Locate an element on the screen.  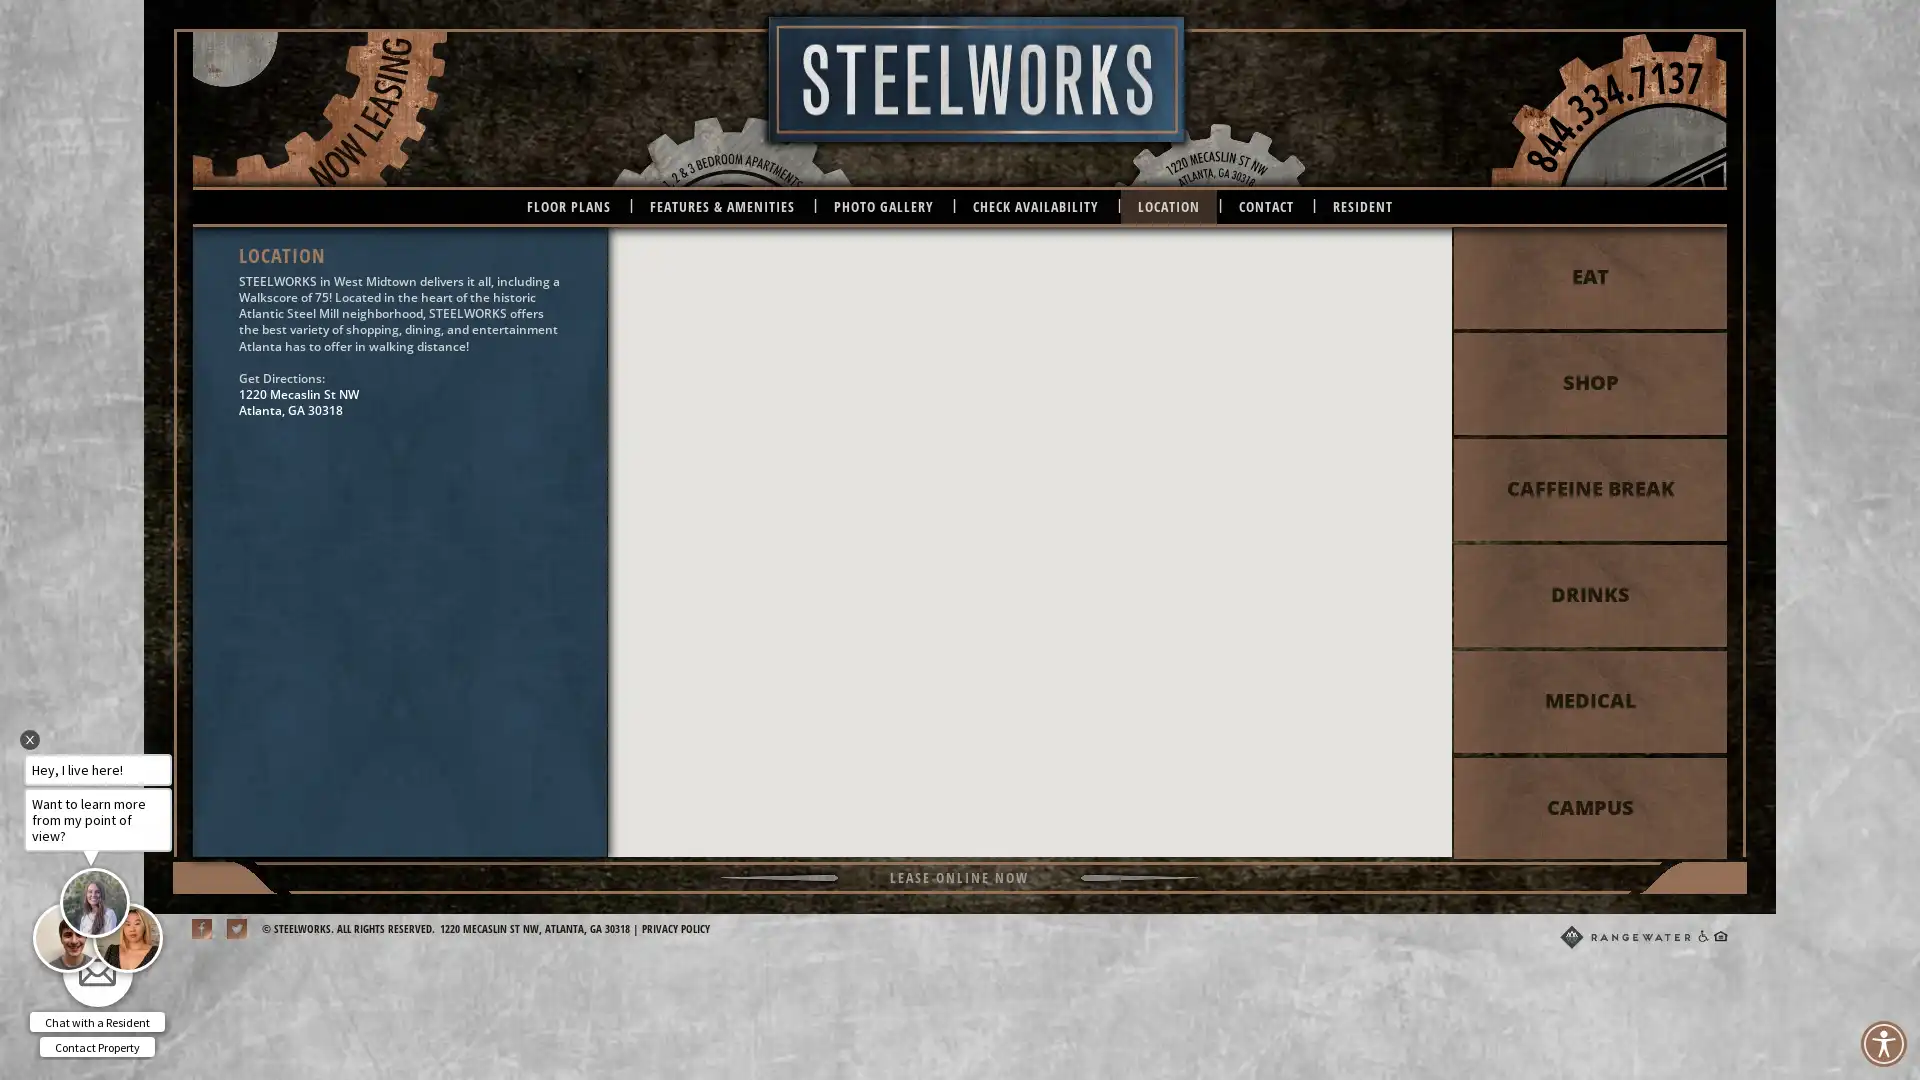
Keyboard shortcuts is located at coordinates (1118, 848).